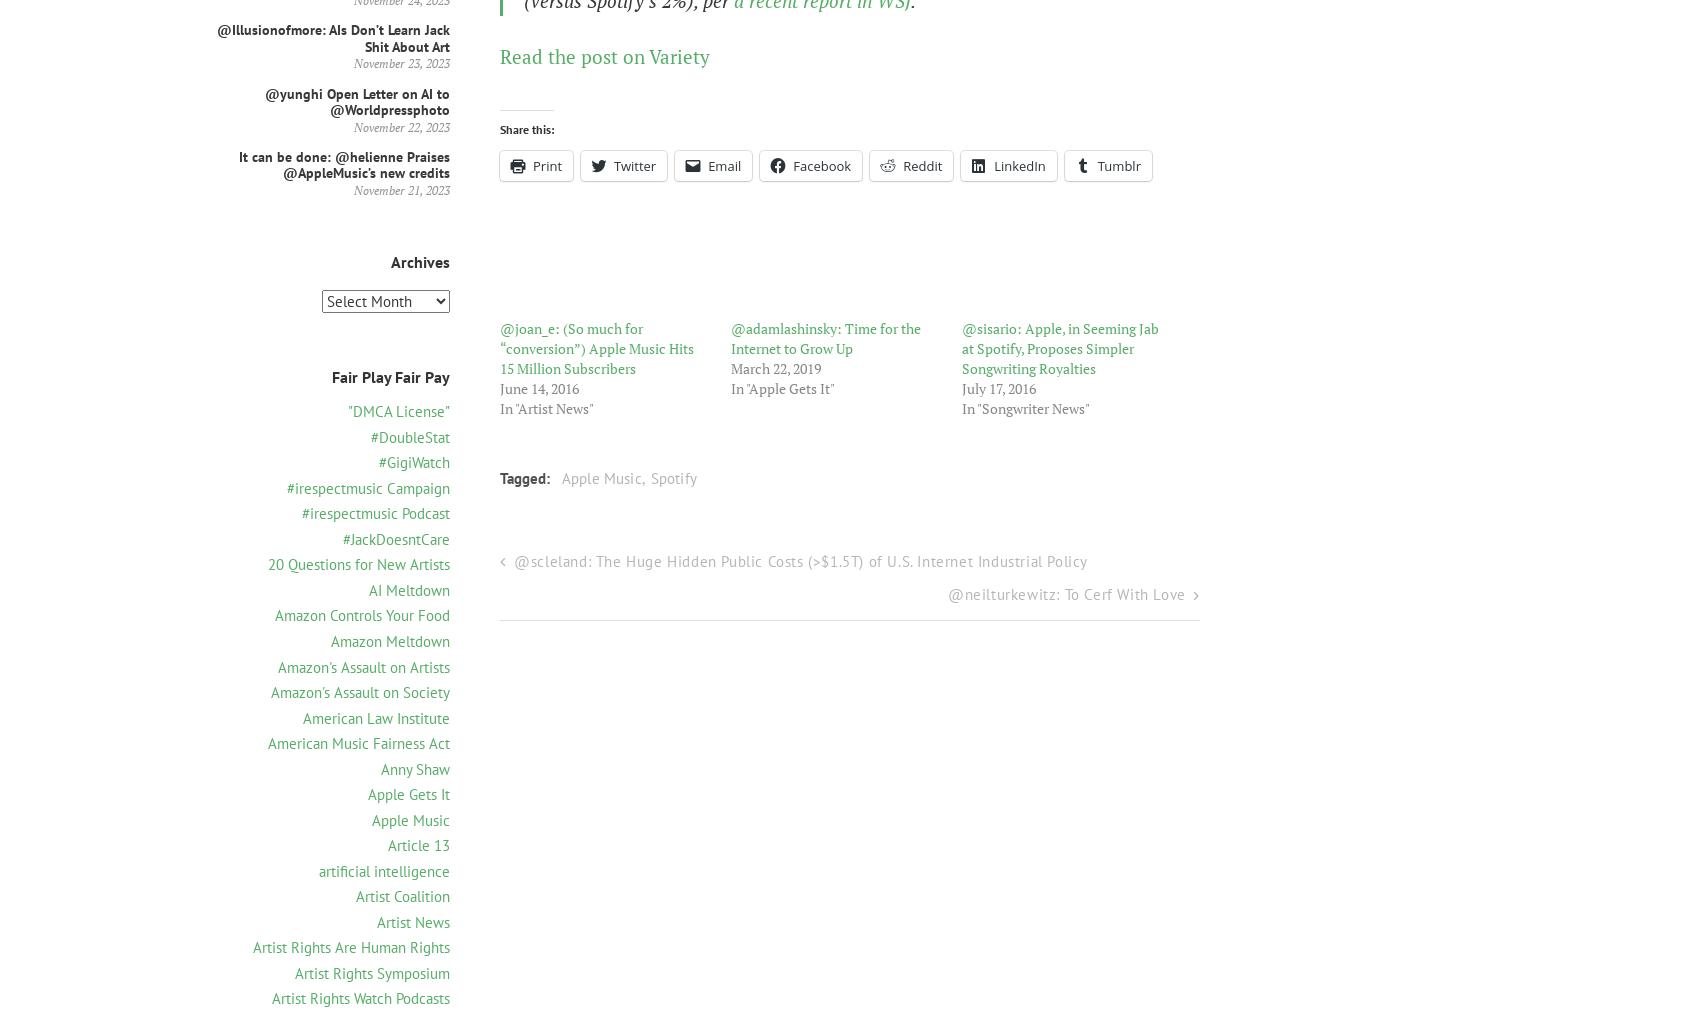  Describe the element at coordinates (527, 128) in the screenshot. I see `'Share this:'` at that location.